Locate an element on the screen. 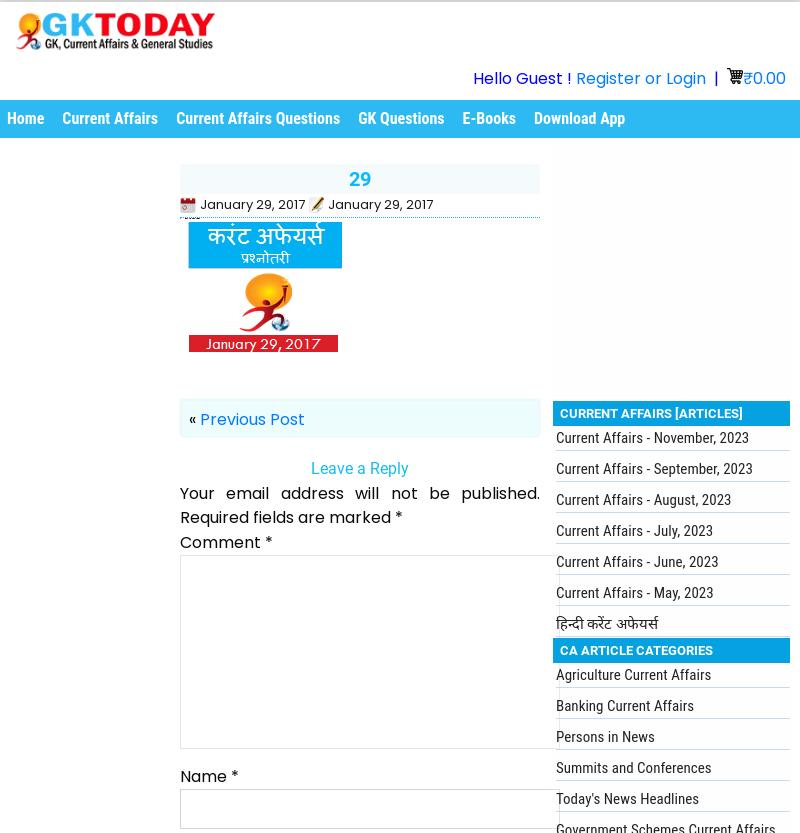 The width and height of the screenshot is (800, 833). 'Current Affairs [Articles]' is located at coordinates (650, 413).